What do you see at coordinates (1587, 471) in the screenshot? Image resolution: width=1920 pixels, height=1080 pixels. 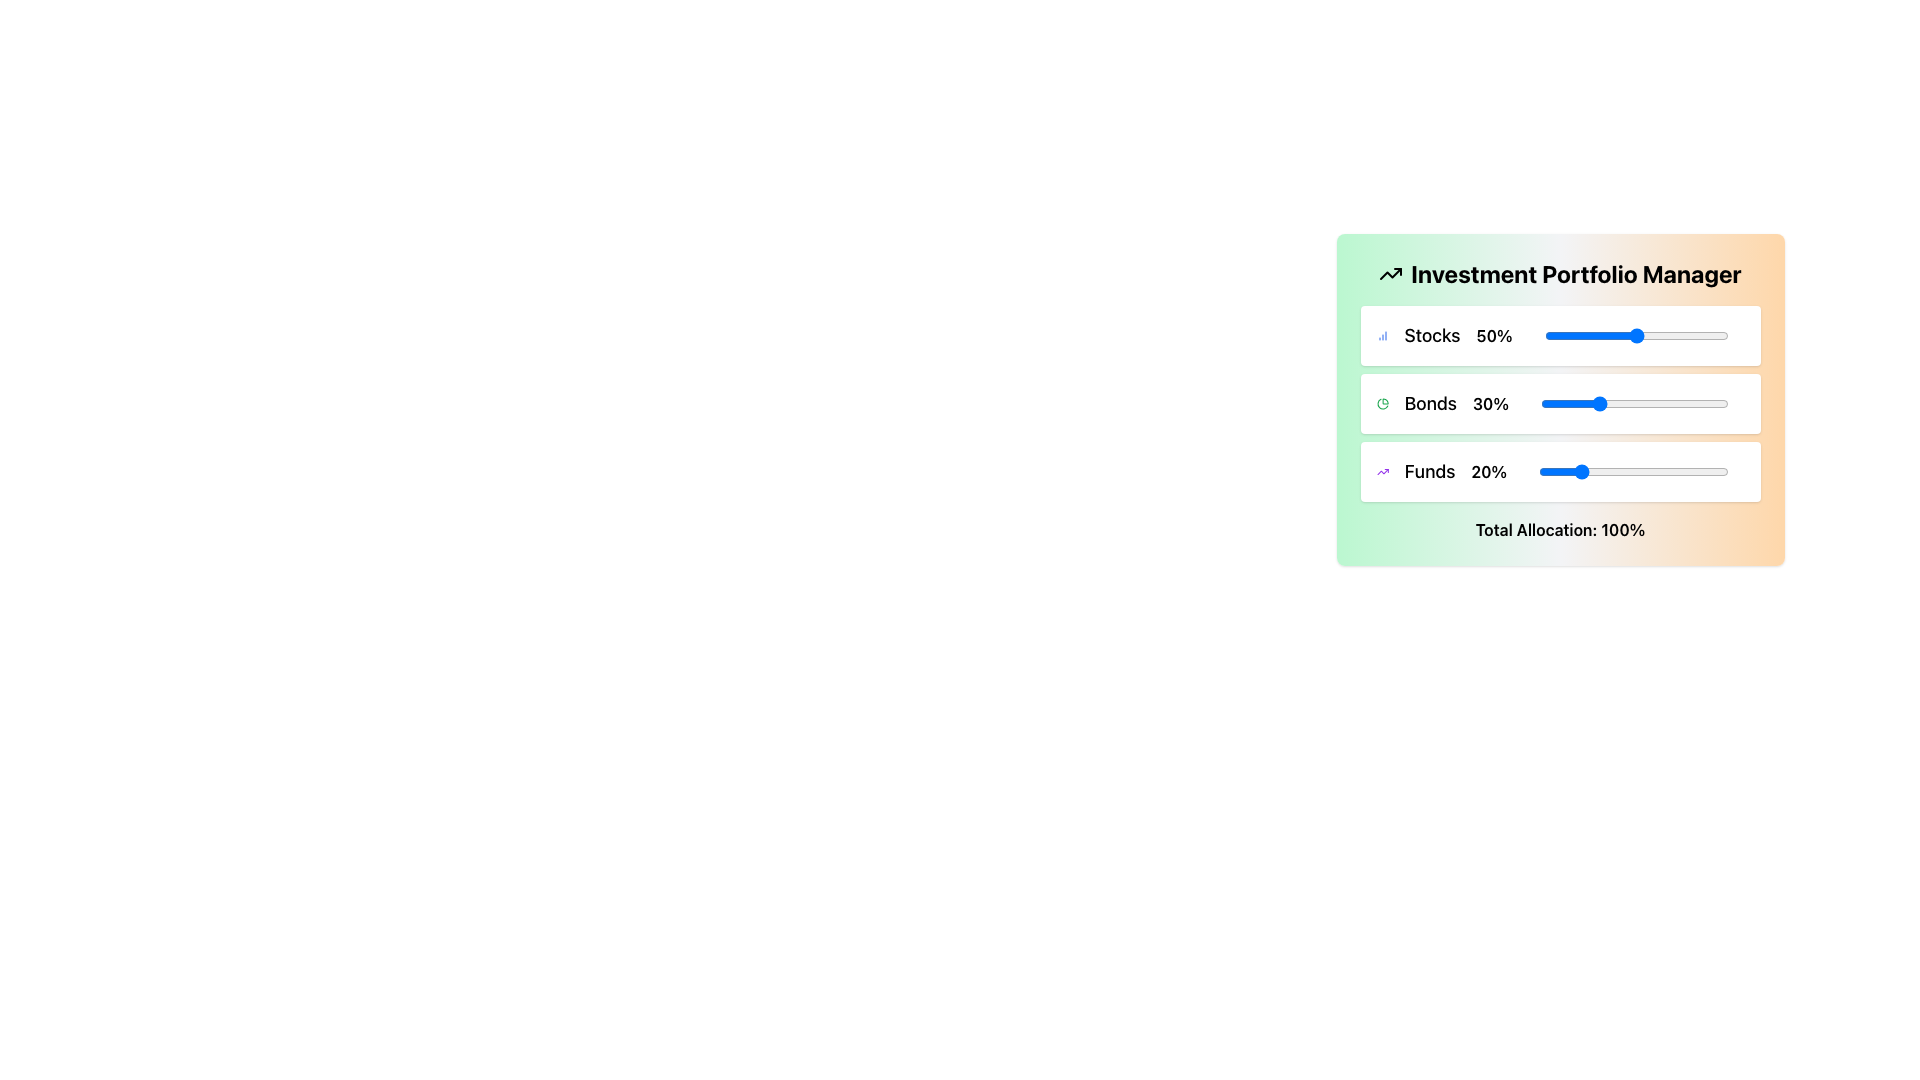 I see `the 'Funds' allocation` at bounding box center [1587, 471].